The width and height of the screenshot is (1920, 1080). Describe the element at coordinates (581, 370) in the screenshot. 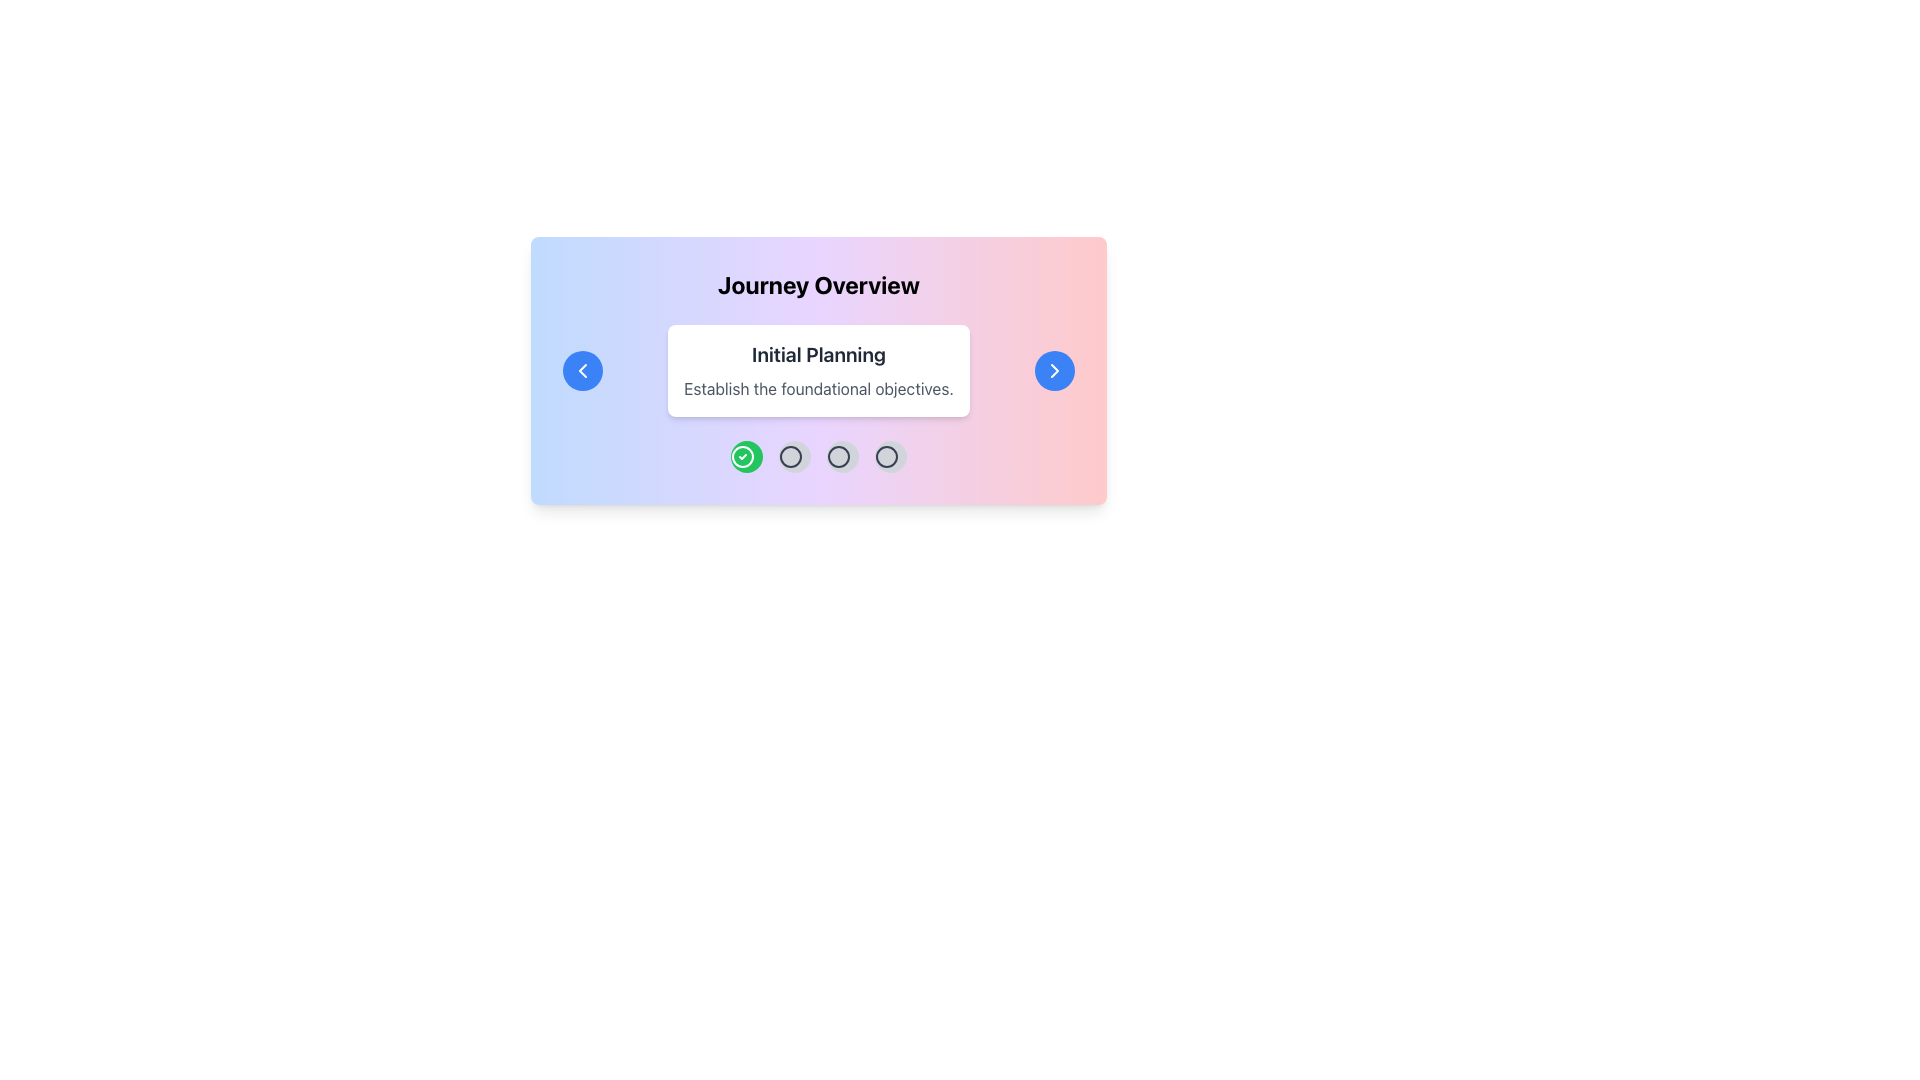

I see `the Chevron icon located within the circular blue button next to the title 'Journey Overview' for visual feedback` at that location.